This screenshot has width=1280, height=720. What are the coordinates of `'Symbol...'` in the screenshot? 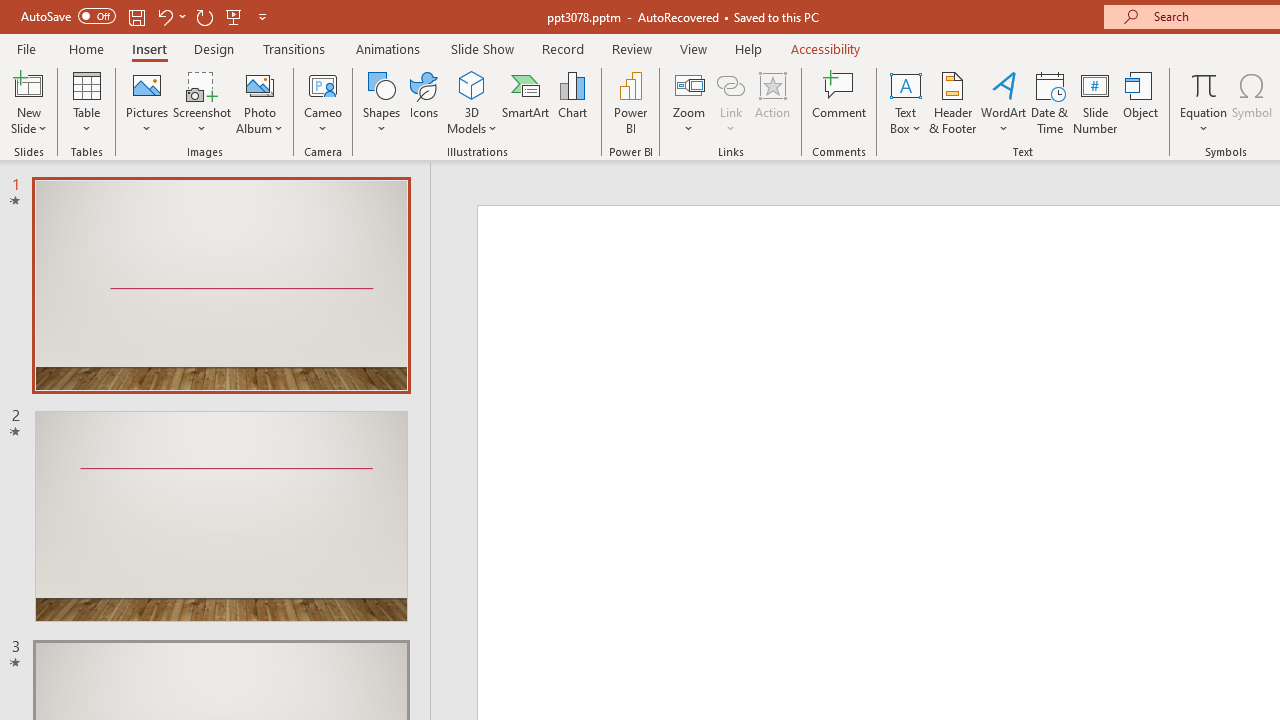 It's located at (1251, 103).